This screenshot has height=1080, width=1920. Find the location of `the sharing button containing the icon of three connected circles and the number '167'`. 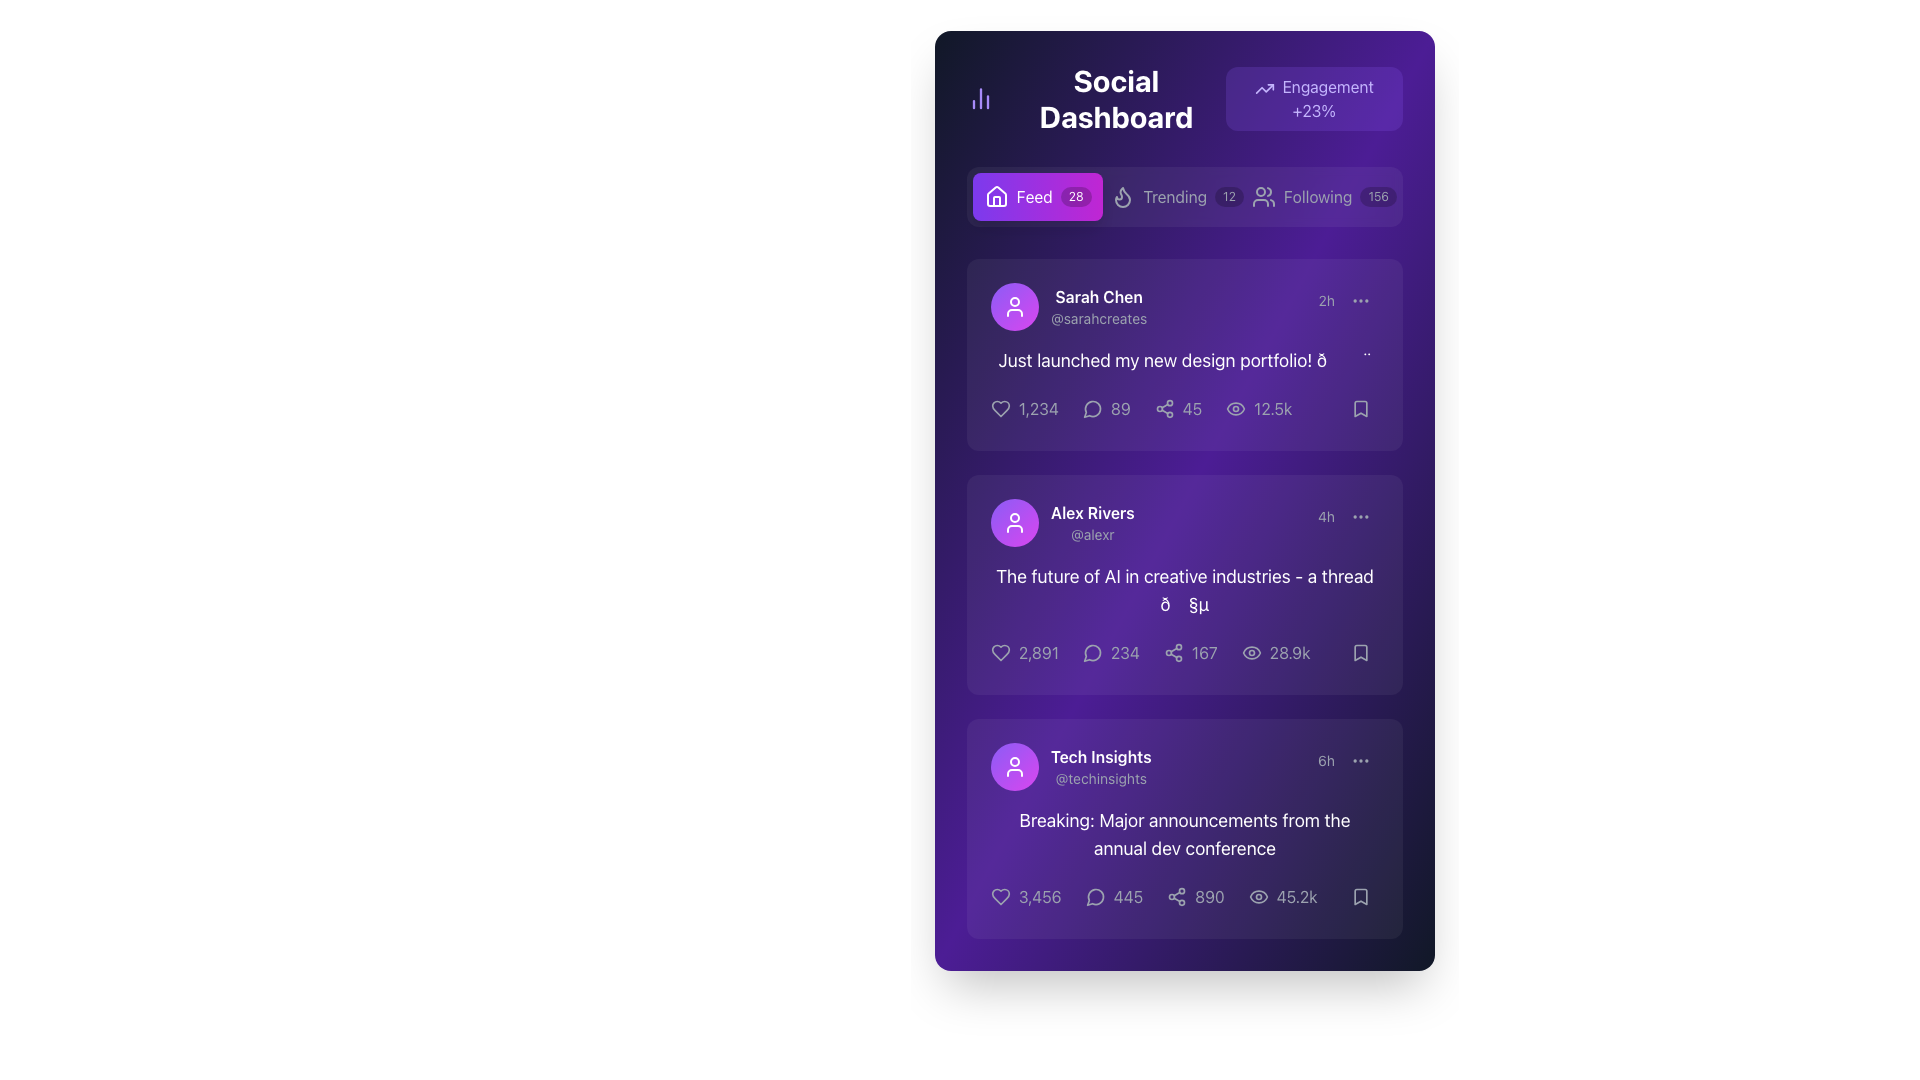

the sharing button containing the icon of three connected circles and the number '167' is located at coordinates (1190, 652).